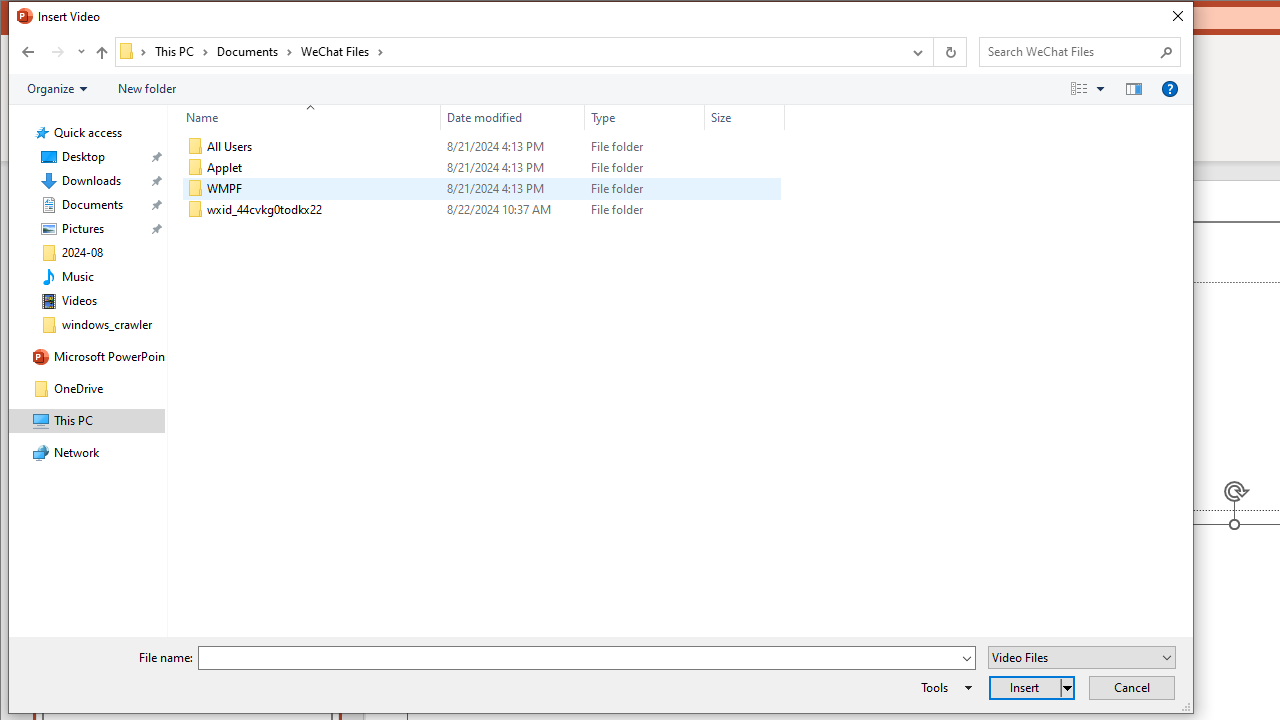  What do you see at coordinates (1169, 88) in the screenshot?
I see `'&Help'` at bounding box center [1169, 88].